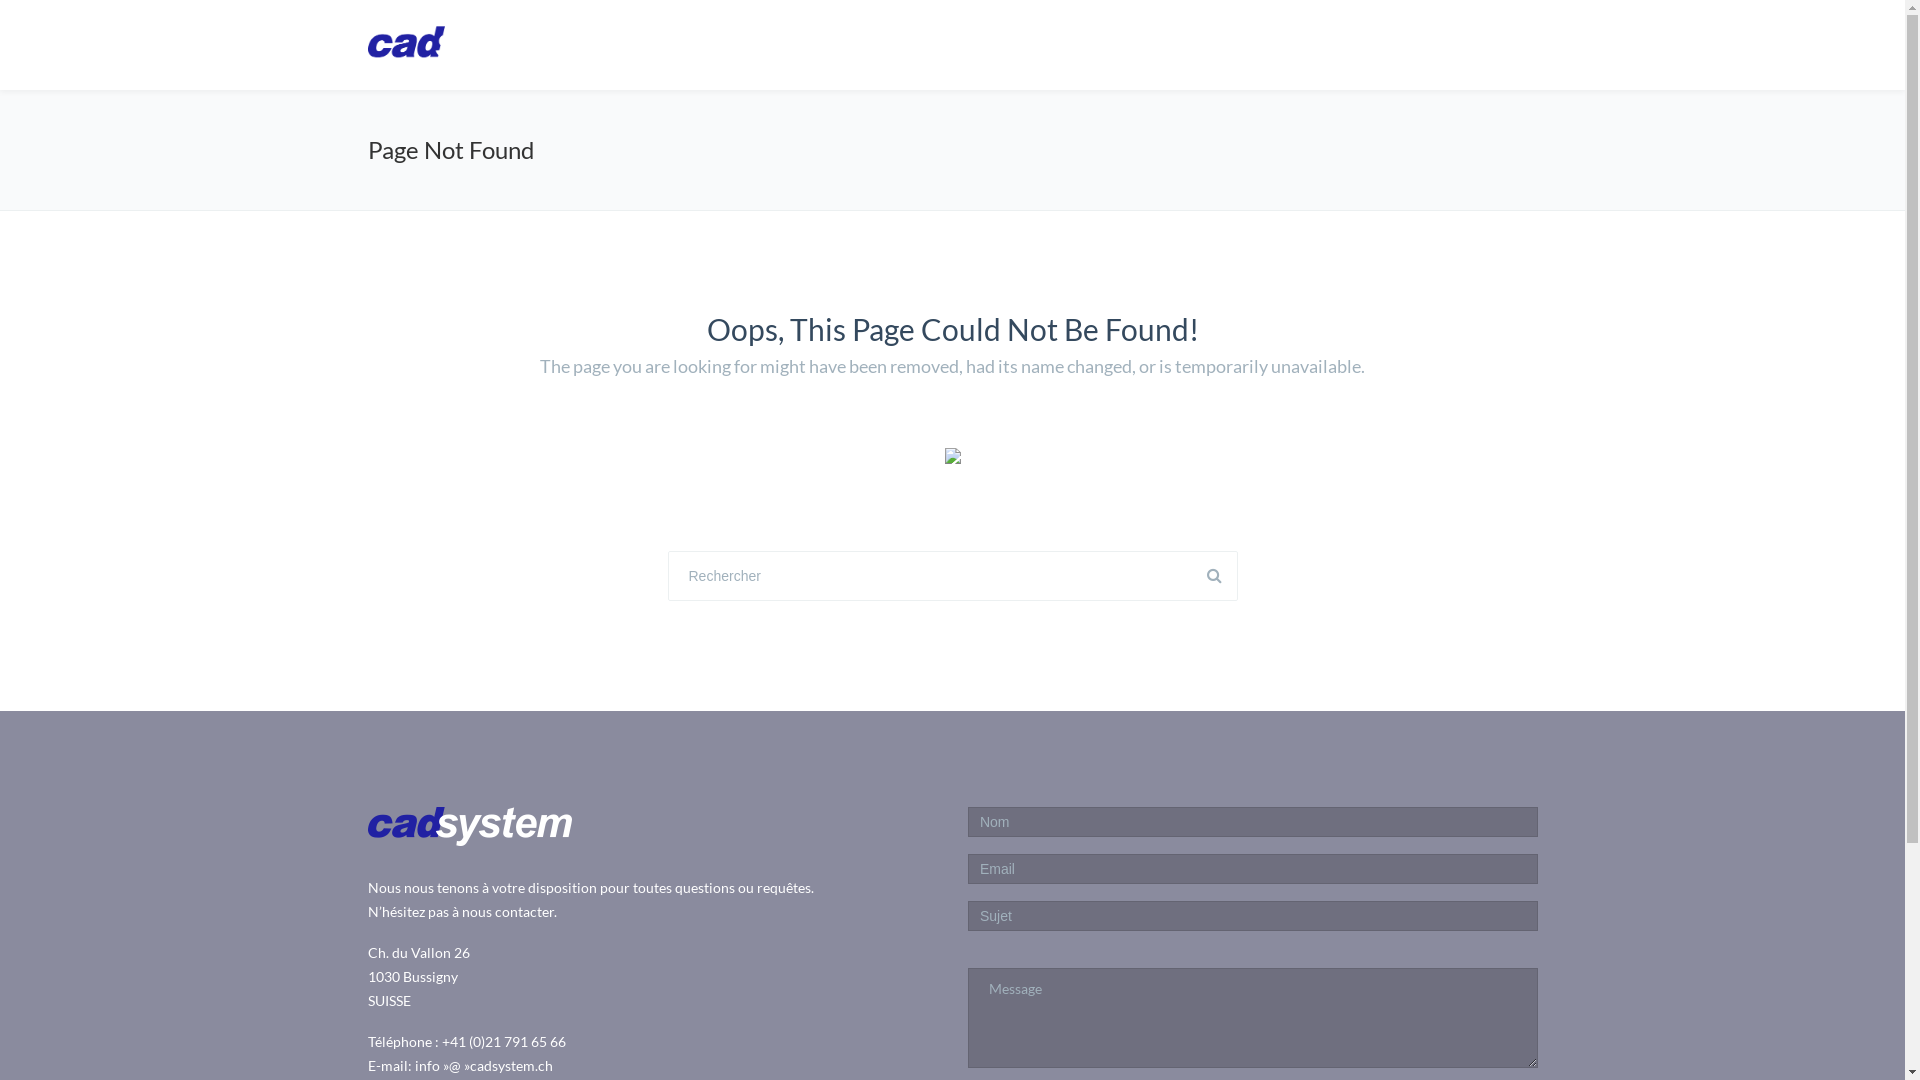 This screenshot has width=1920, height=1080. I want to click on 'Services', so click(1310, 44).